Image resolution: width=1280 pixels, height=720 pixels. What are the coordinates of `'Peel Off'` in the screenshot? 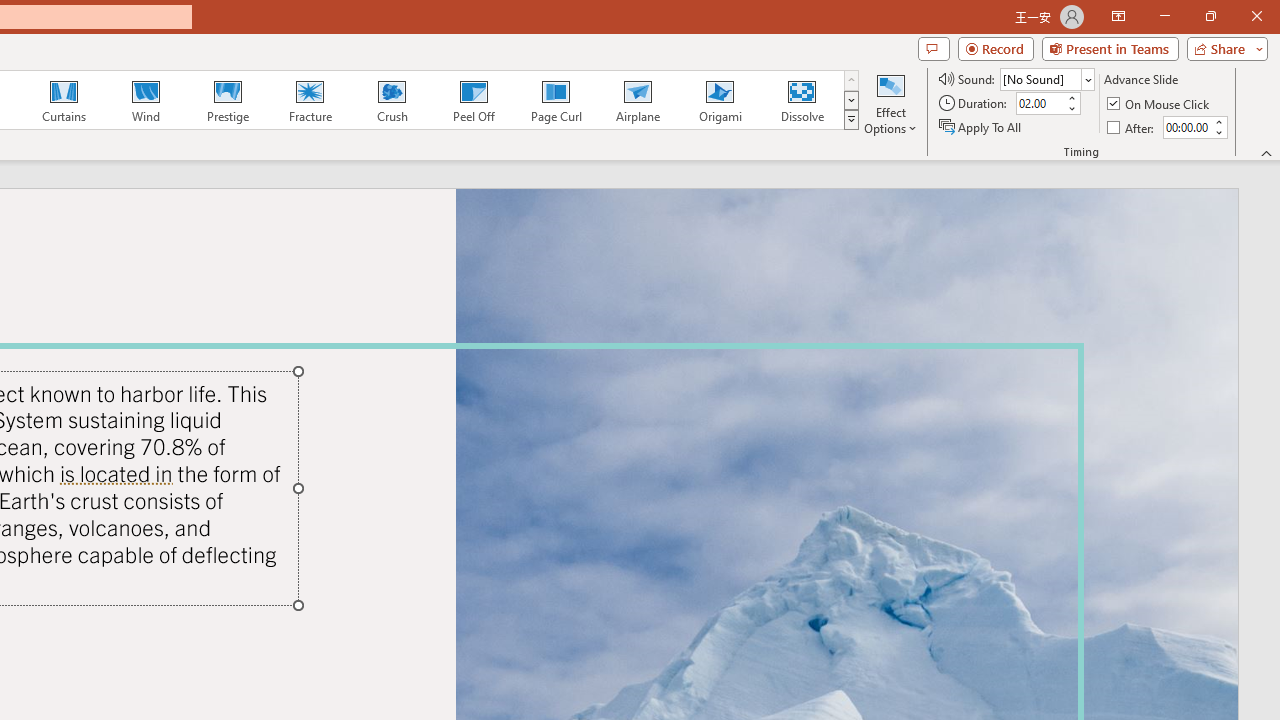 It's located at (472, 100).